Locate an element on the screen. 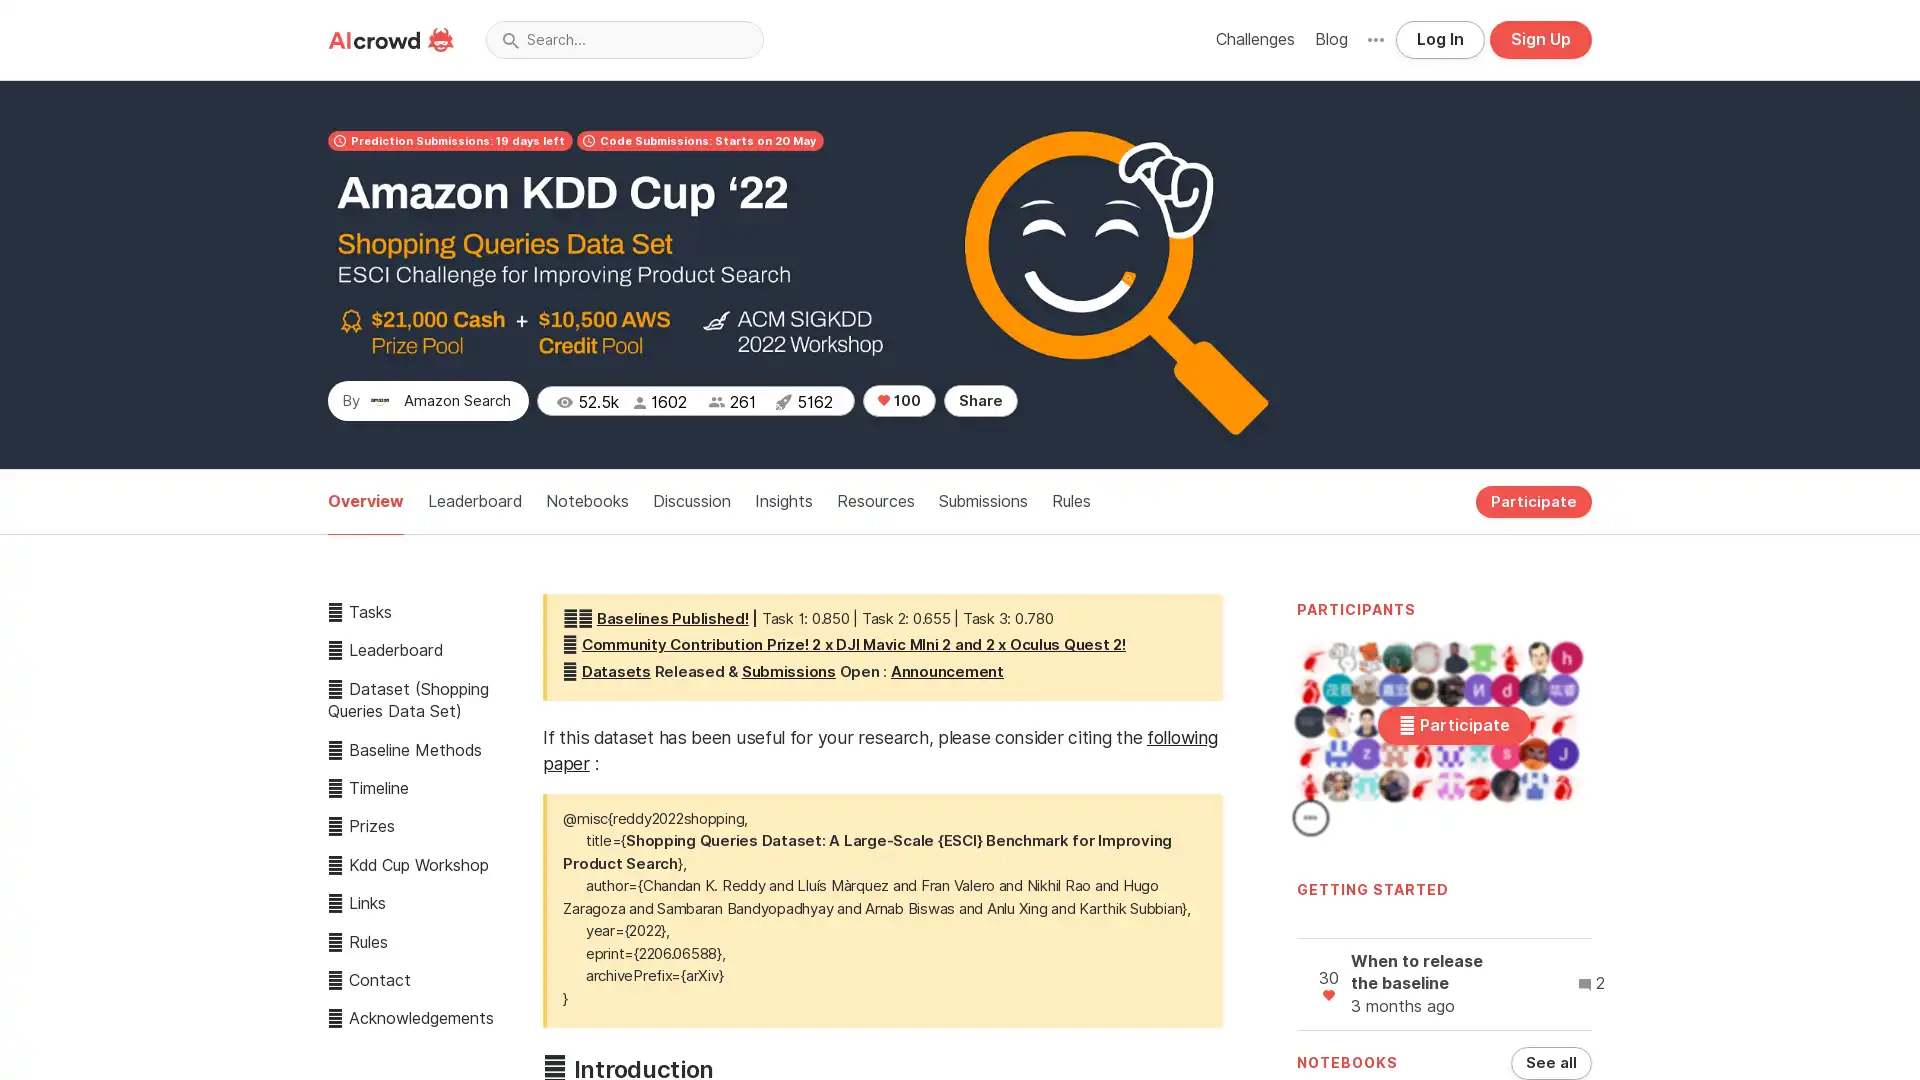 The image size is (1920, 1080). Participate is located at coordinates (1453, 725).